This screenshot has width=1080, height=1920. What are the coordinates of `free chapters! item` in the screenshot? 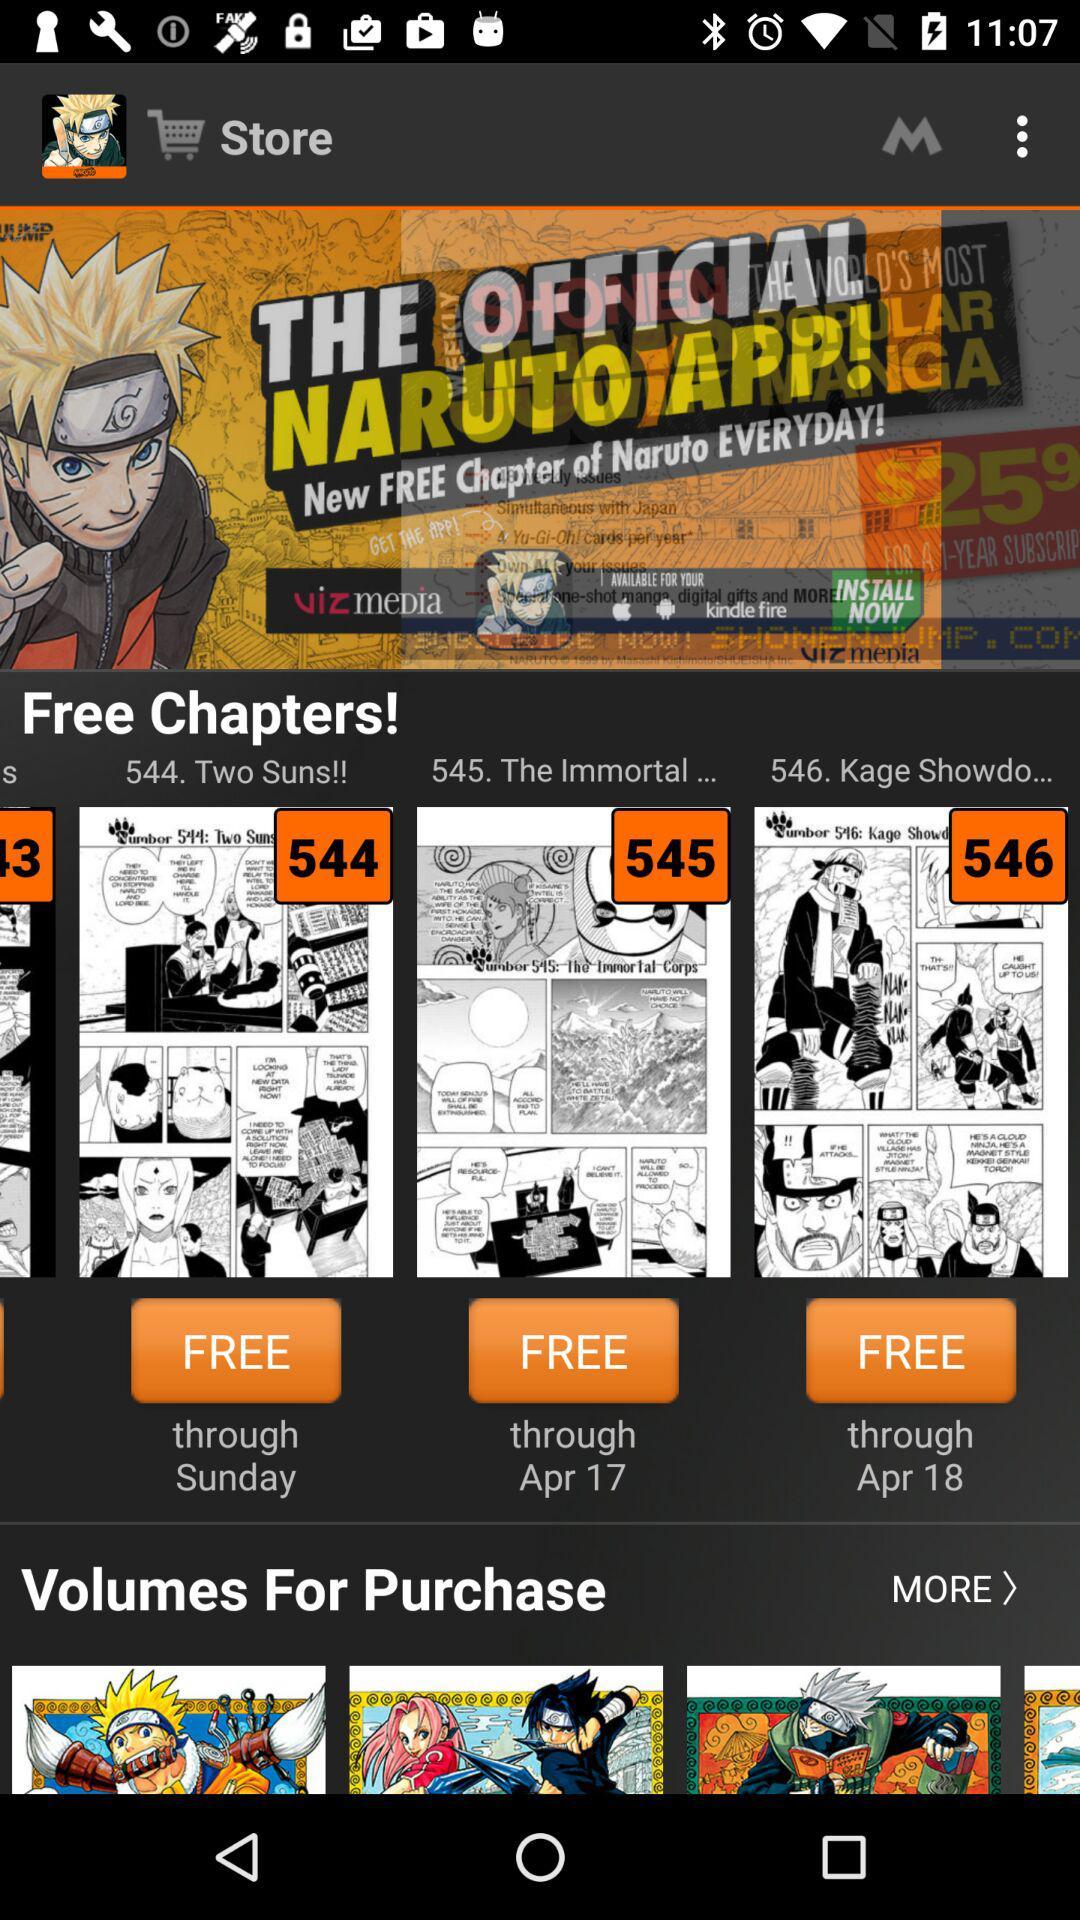 It's located at (210, 710).